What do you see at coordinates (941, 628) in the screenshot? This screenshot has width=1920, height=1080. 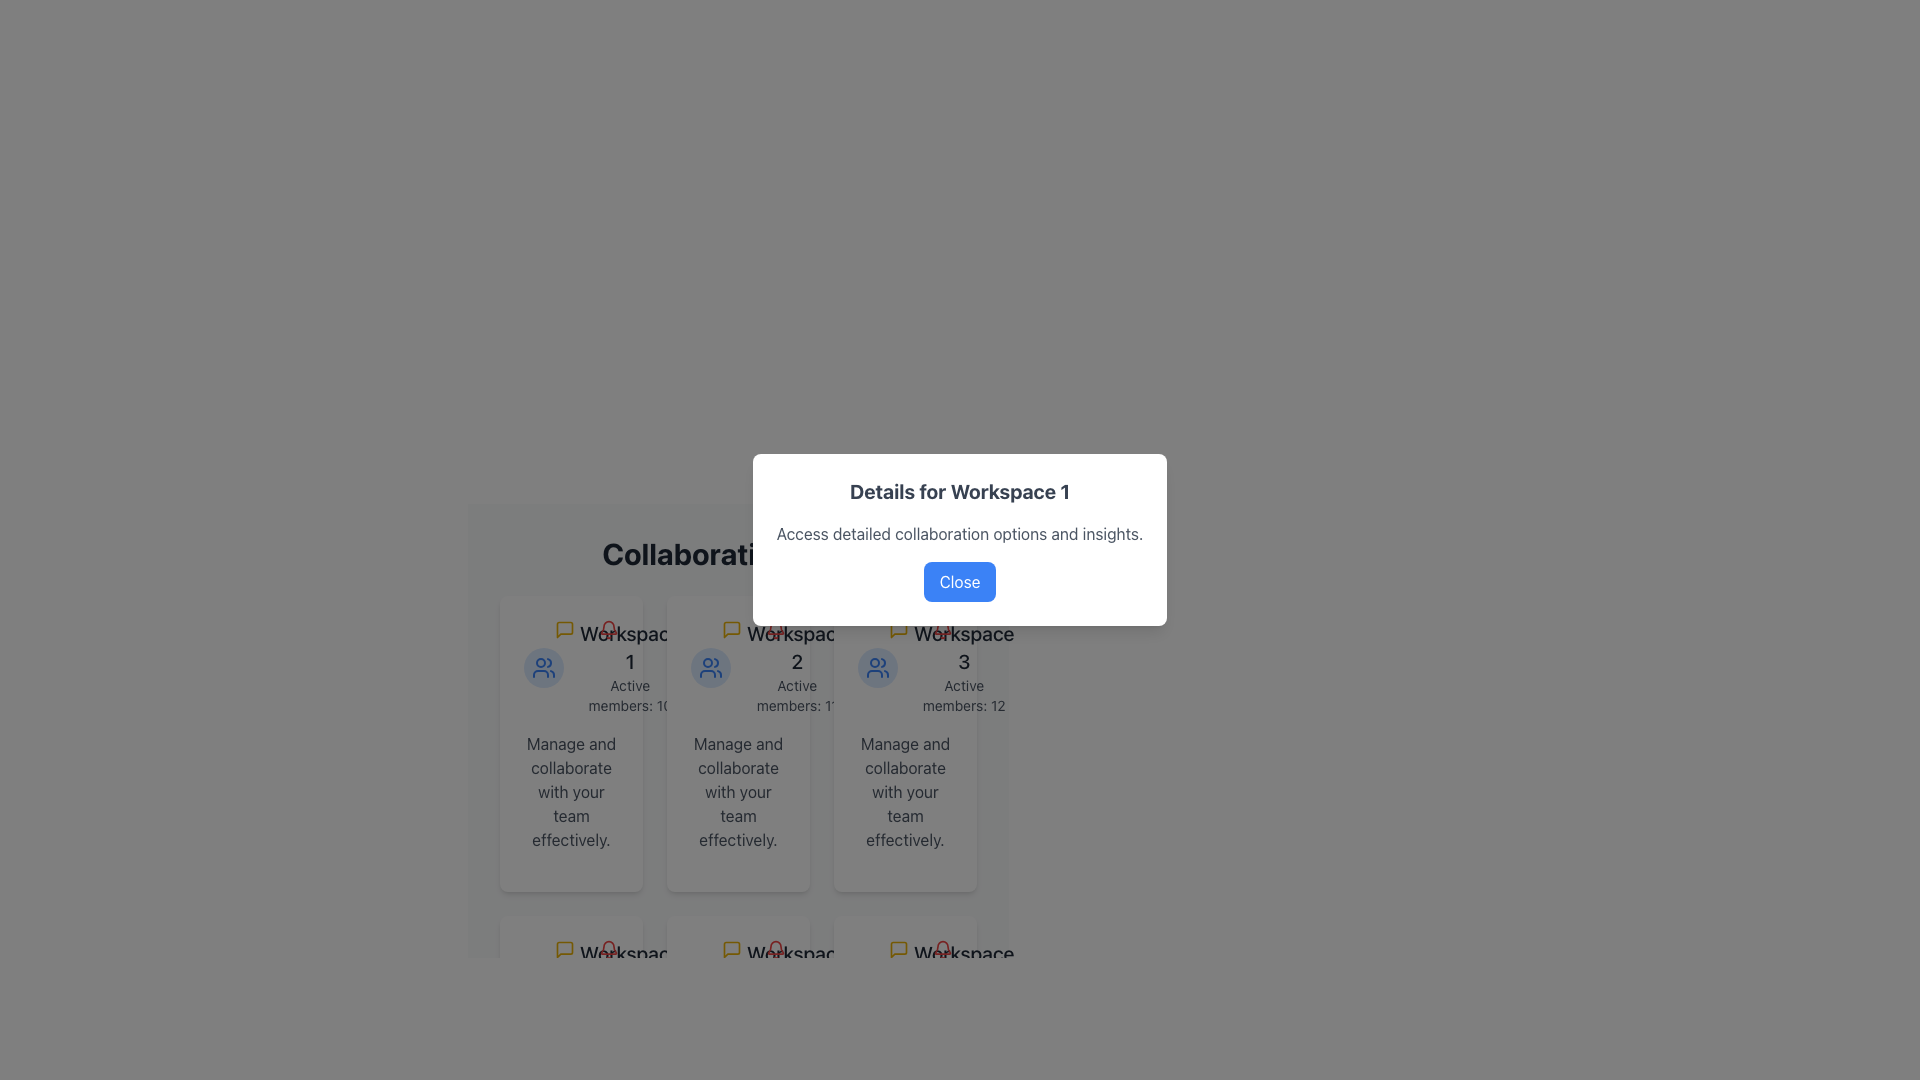 I see `the notification bell-shaped icon which is part of an interactive circular button located at the top-right of the pop-up dialog` at bounding box center [941, 628].